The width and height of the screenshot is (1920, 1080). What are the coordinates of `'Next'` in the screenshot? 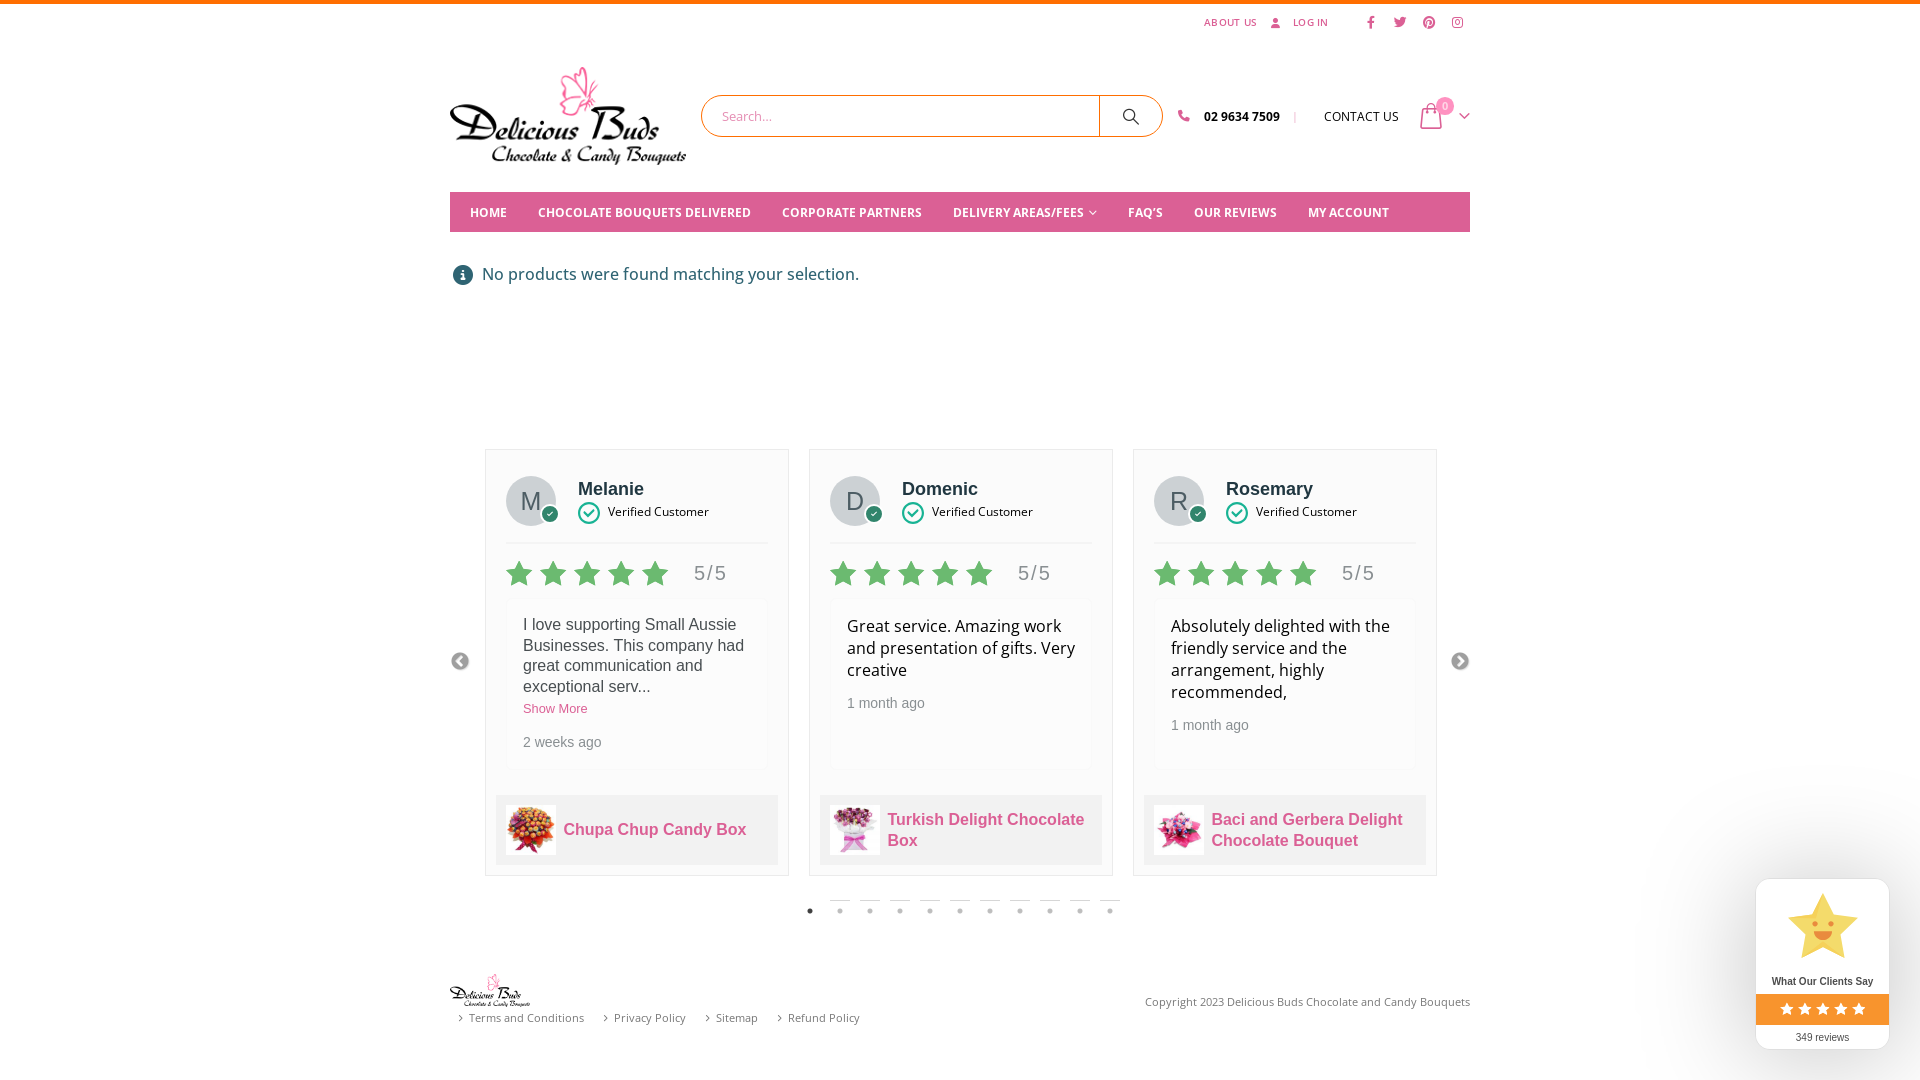 It's located at (1459, 662).